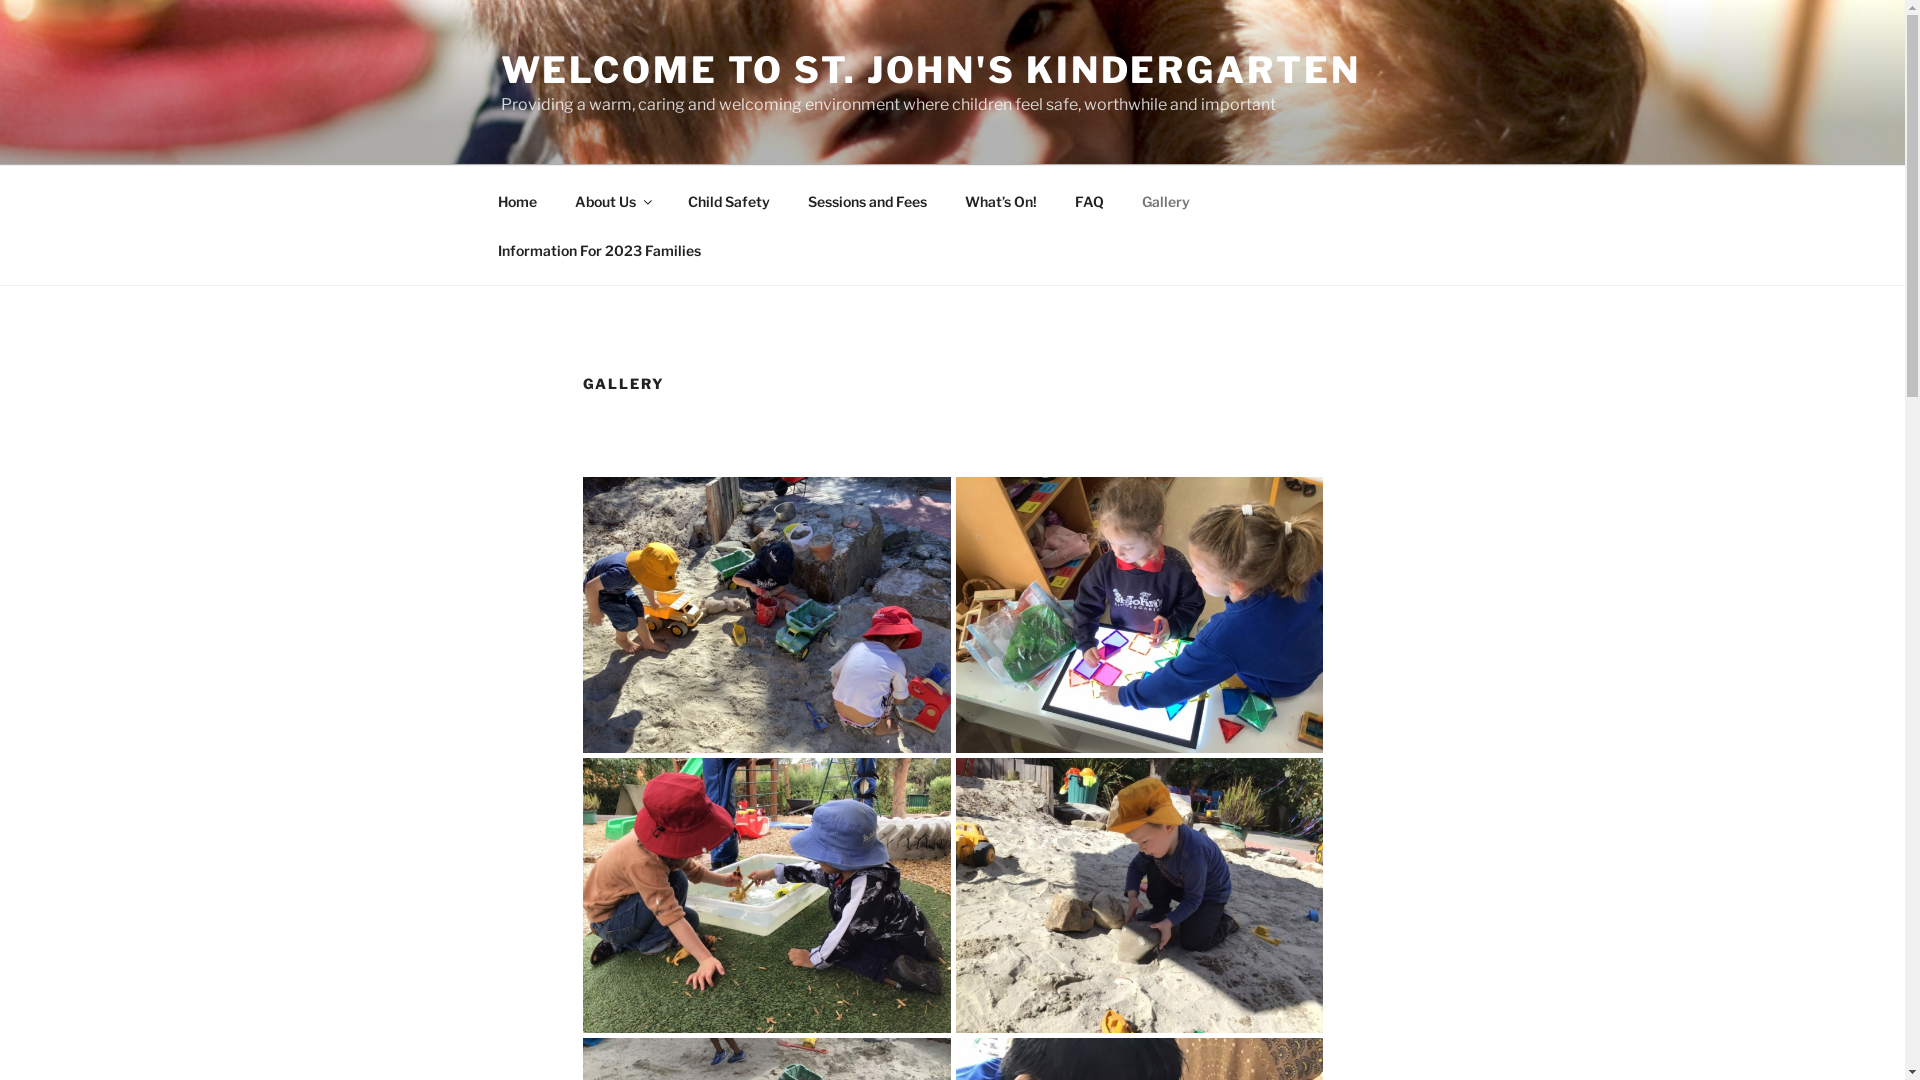 This screenshot has width=1920, height=1080. What do you see at coordinates (1088, 200) in the screenshot?
I see `'FAQ'` at bounding box center [1088, 200].